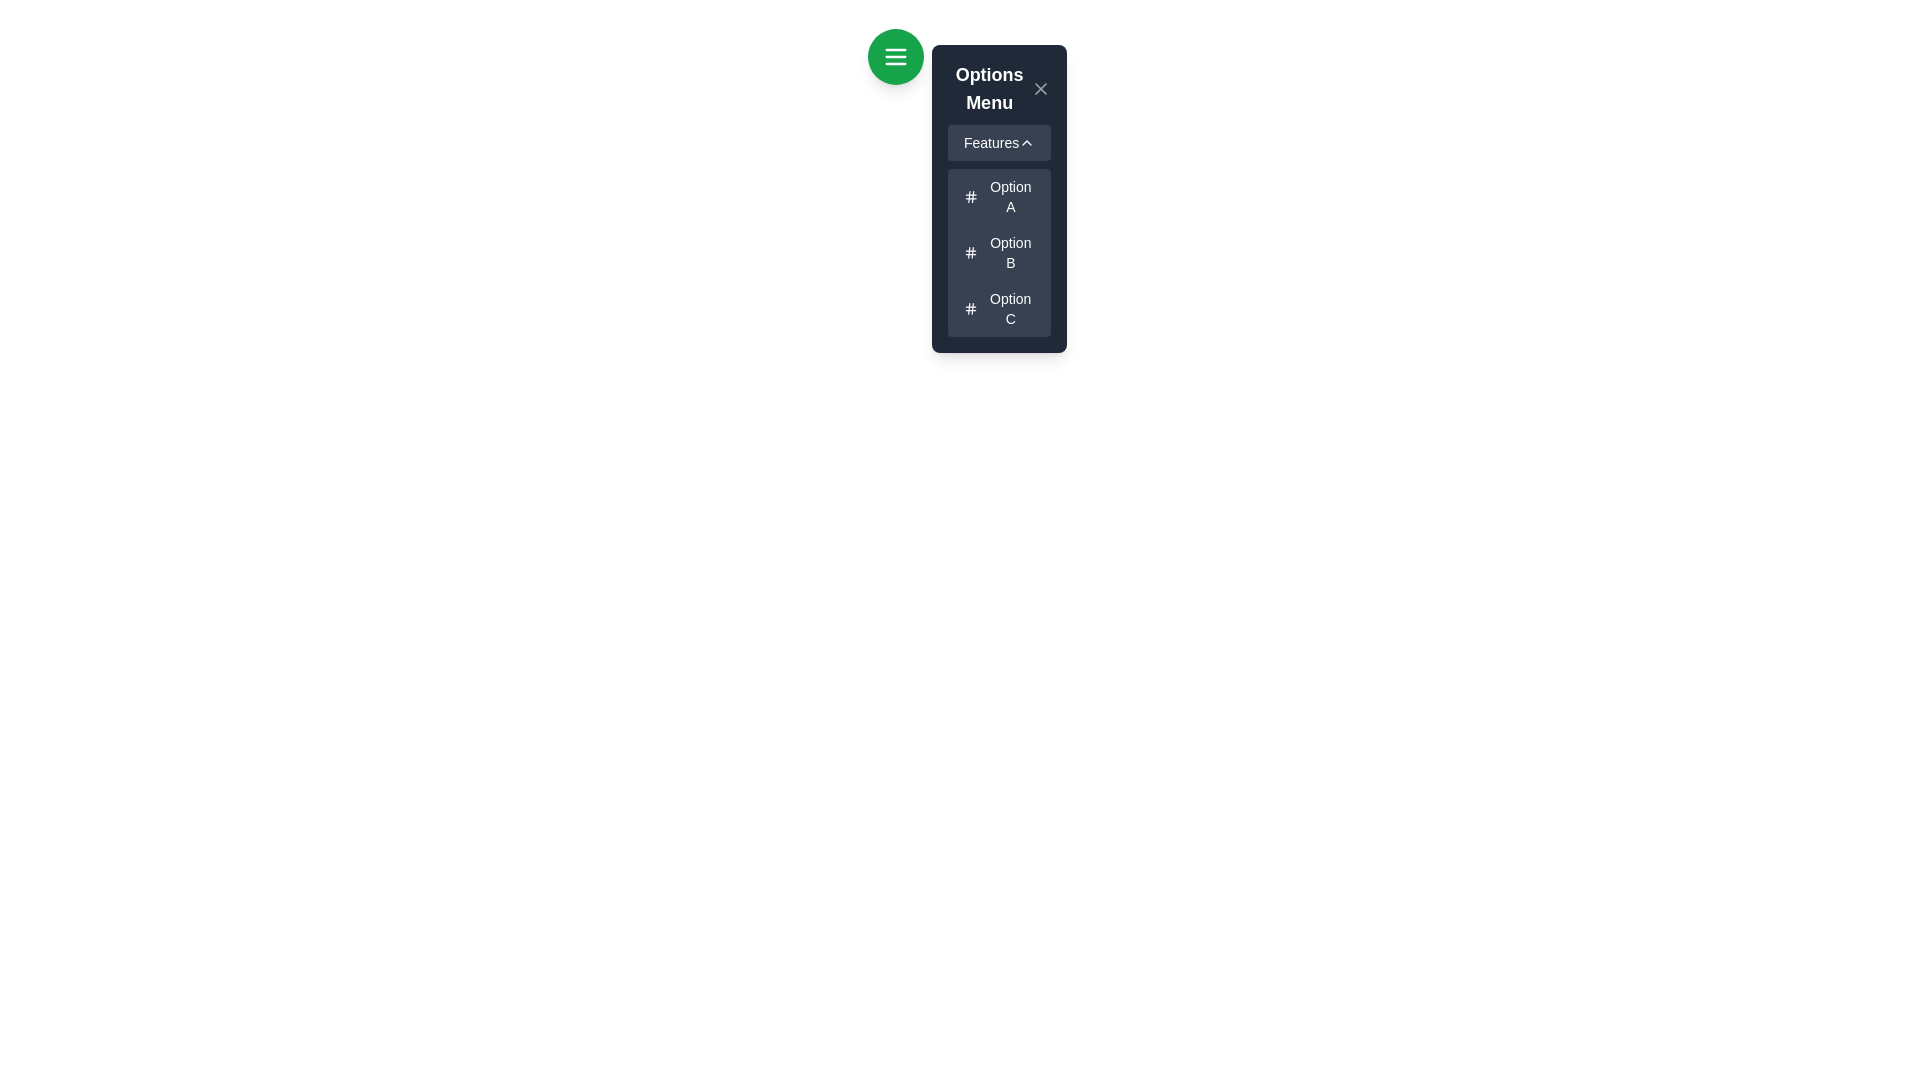 This screenshot has width=1920, height=1080. Describe the element at coordinates (999, 199) in the screenshot. I see `the first item in the dropdown menu under the 'Features' heading` at that location.